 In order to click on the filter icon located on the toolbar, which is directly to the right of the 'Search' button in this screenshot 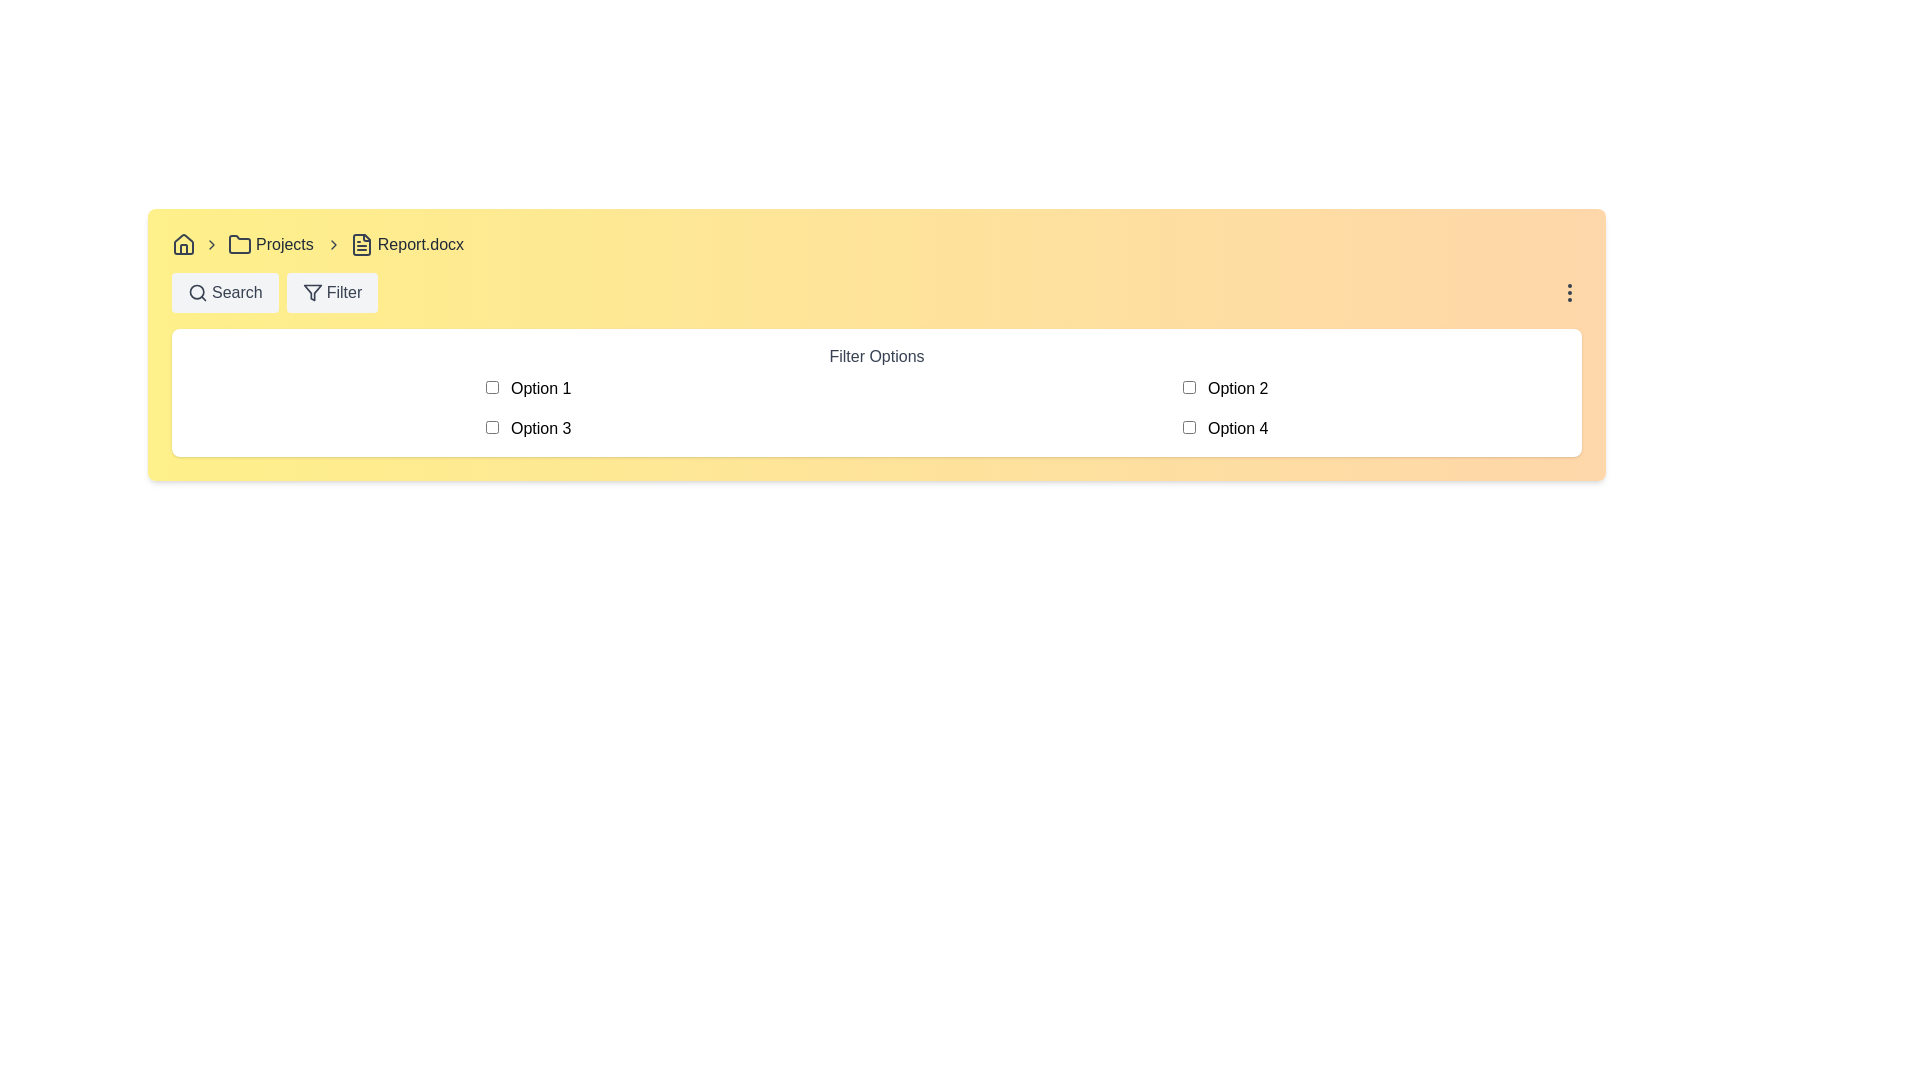, I will do `click(311, 293)`.